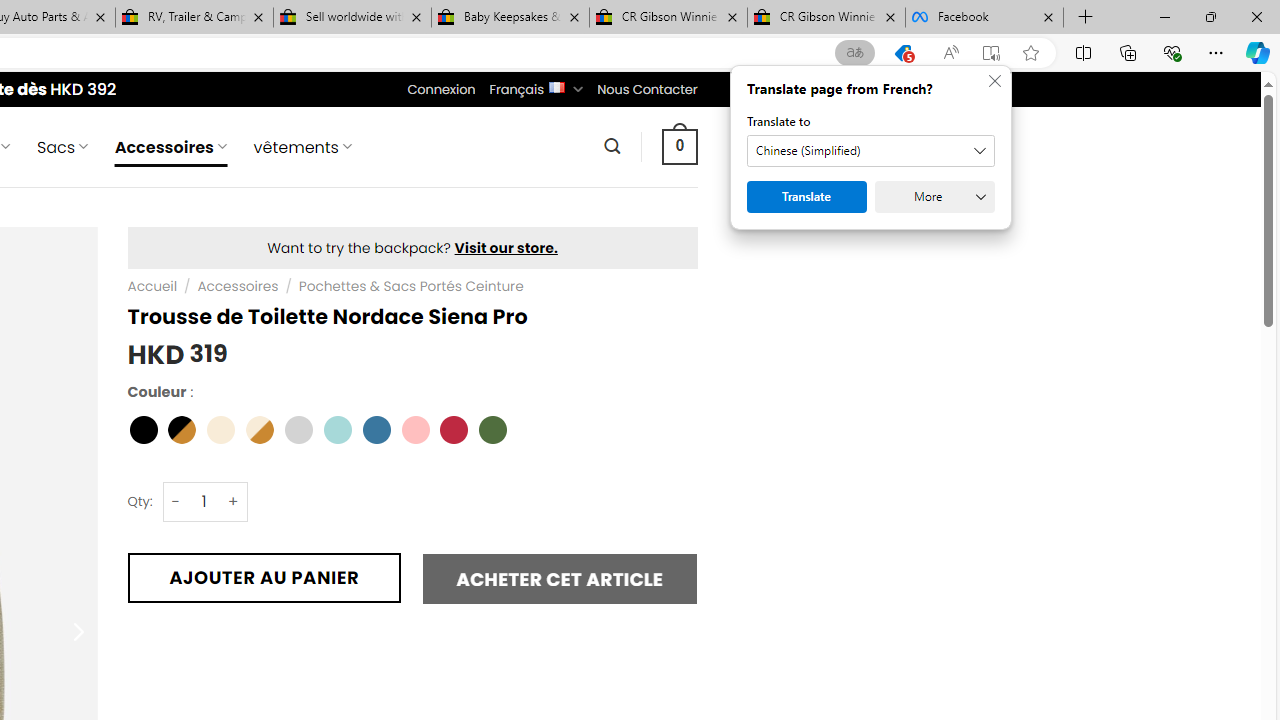 This screenshot has width=1280, height=720. What do you see at coordinates (871, 150) in the screenshot?
I see `'Translate to'` at bounding box center [871, 150].